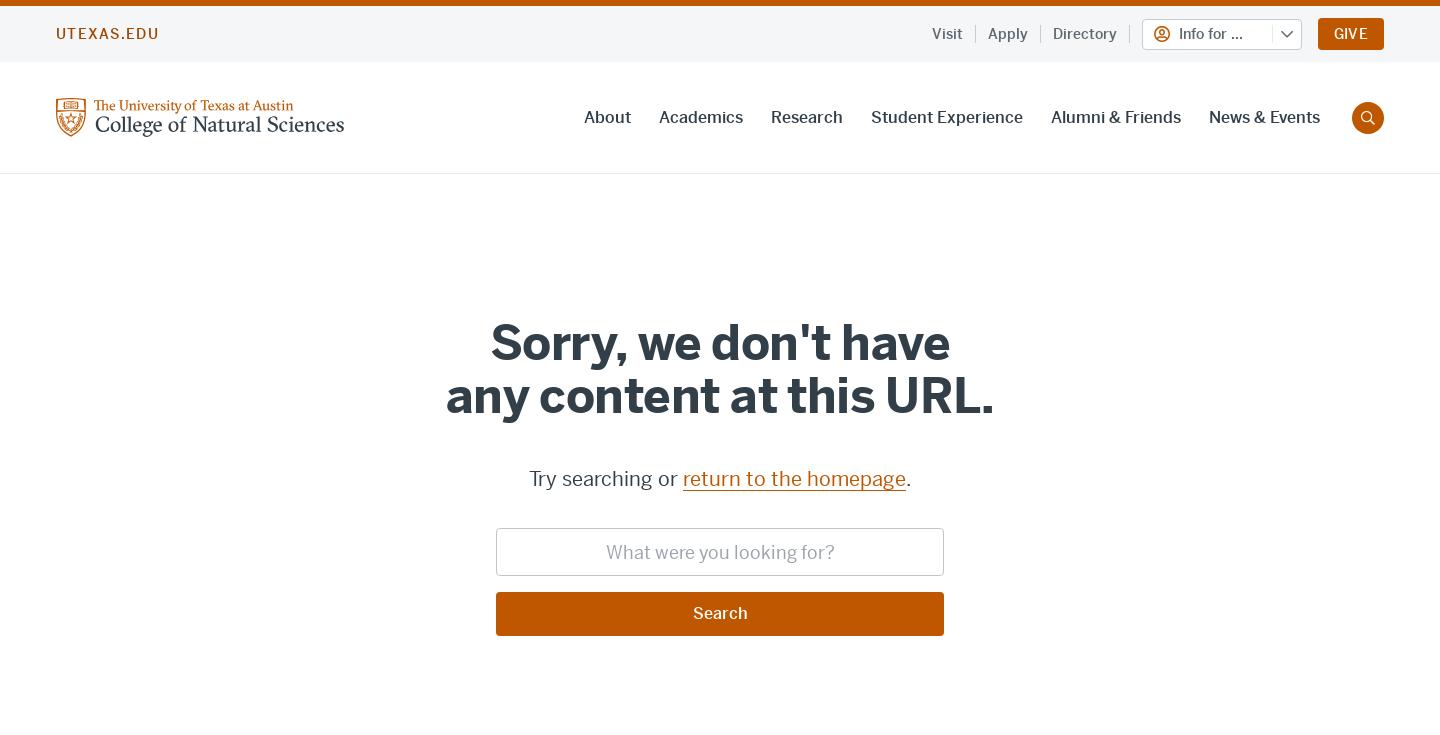 This screenshot has width=1440, height=735. What do you see at coordinates (604, 478) in the screenshot?
I see `'Try searching or'` at bounding box center [604, 478].